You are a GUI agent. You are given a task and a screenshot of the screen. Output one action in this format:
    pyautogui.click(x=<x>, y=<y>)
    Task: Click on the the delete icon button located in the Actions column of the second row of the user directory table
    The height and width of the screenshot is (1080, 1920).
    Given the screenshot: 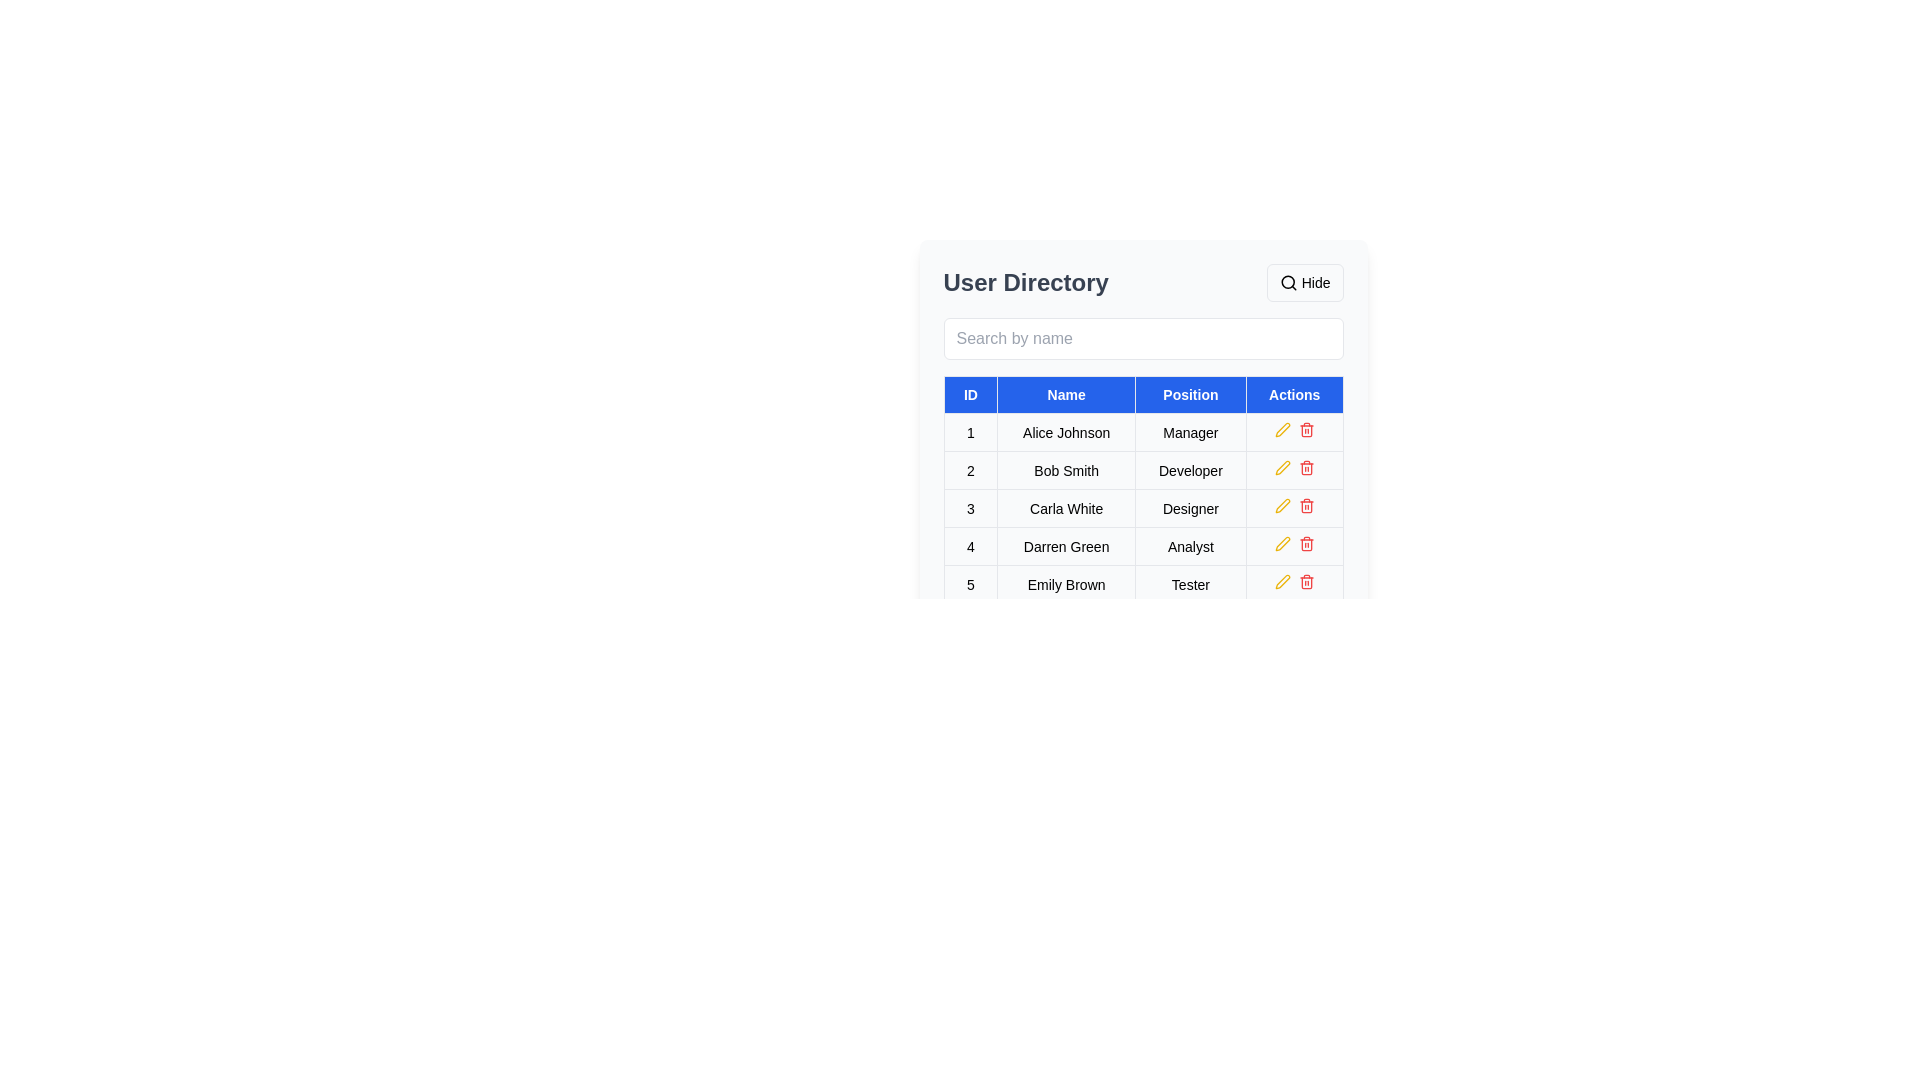 What is the action you would take?
    pyautogui.click(x=1306, y=467)
    